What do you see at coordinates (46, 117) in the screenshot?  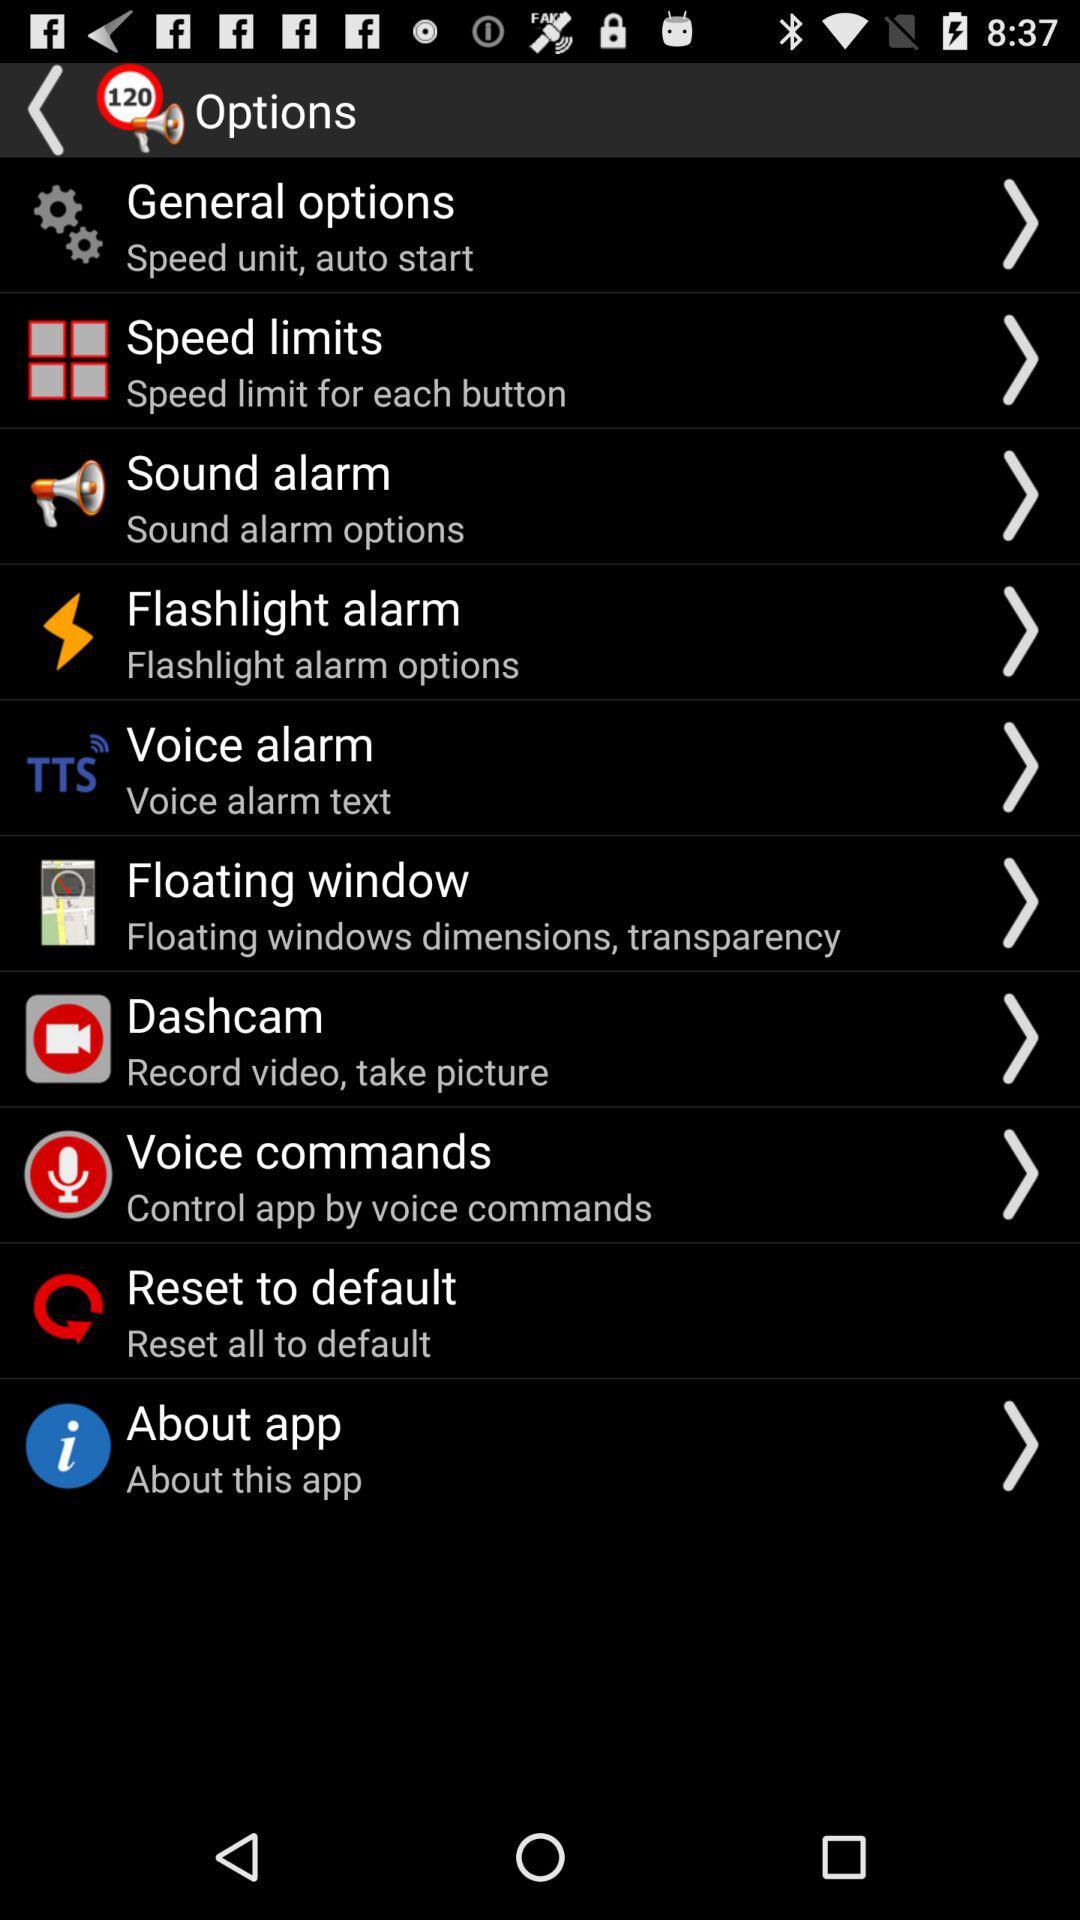 I see `the arrow_backward icon` at bounding box center [46, 117].